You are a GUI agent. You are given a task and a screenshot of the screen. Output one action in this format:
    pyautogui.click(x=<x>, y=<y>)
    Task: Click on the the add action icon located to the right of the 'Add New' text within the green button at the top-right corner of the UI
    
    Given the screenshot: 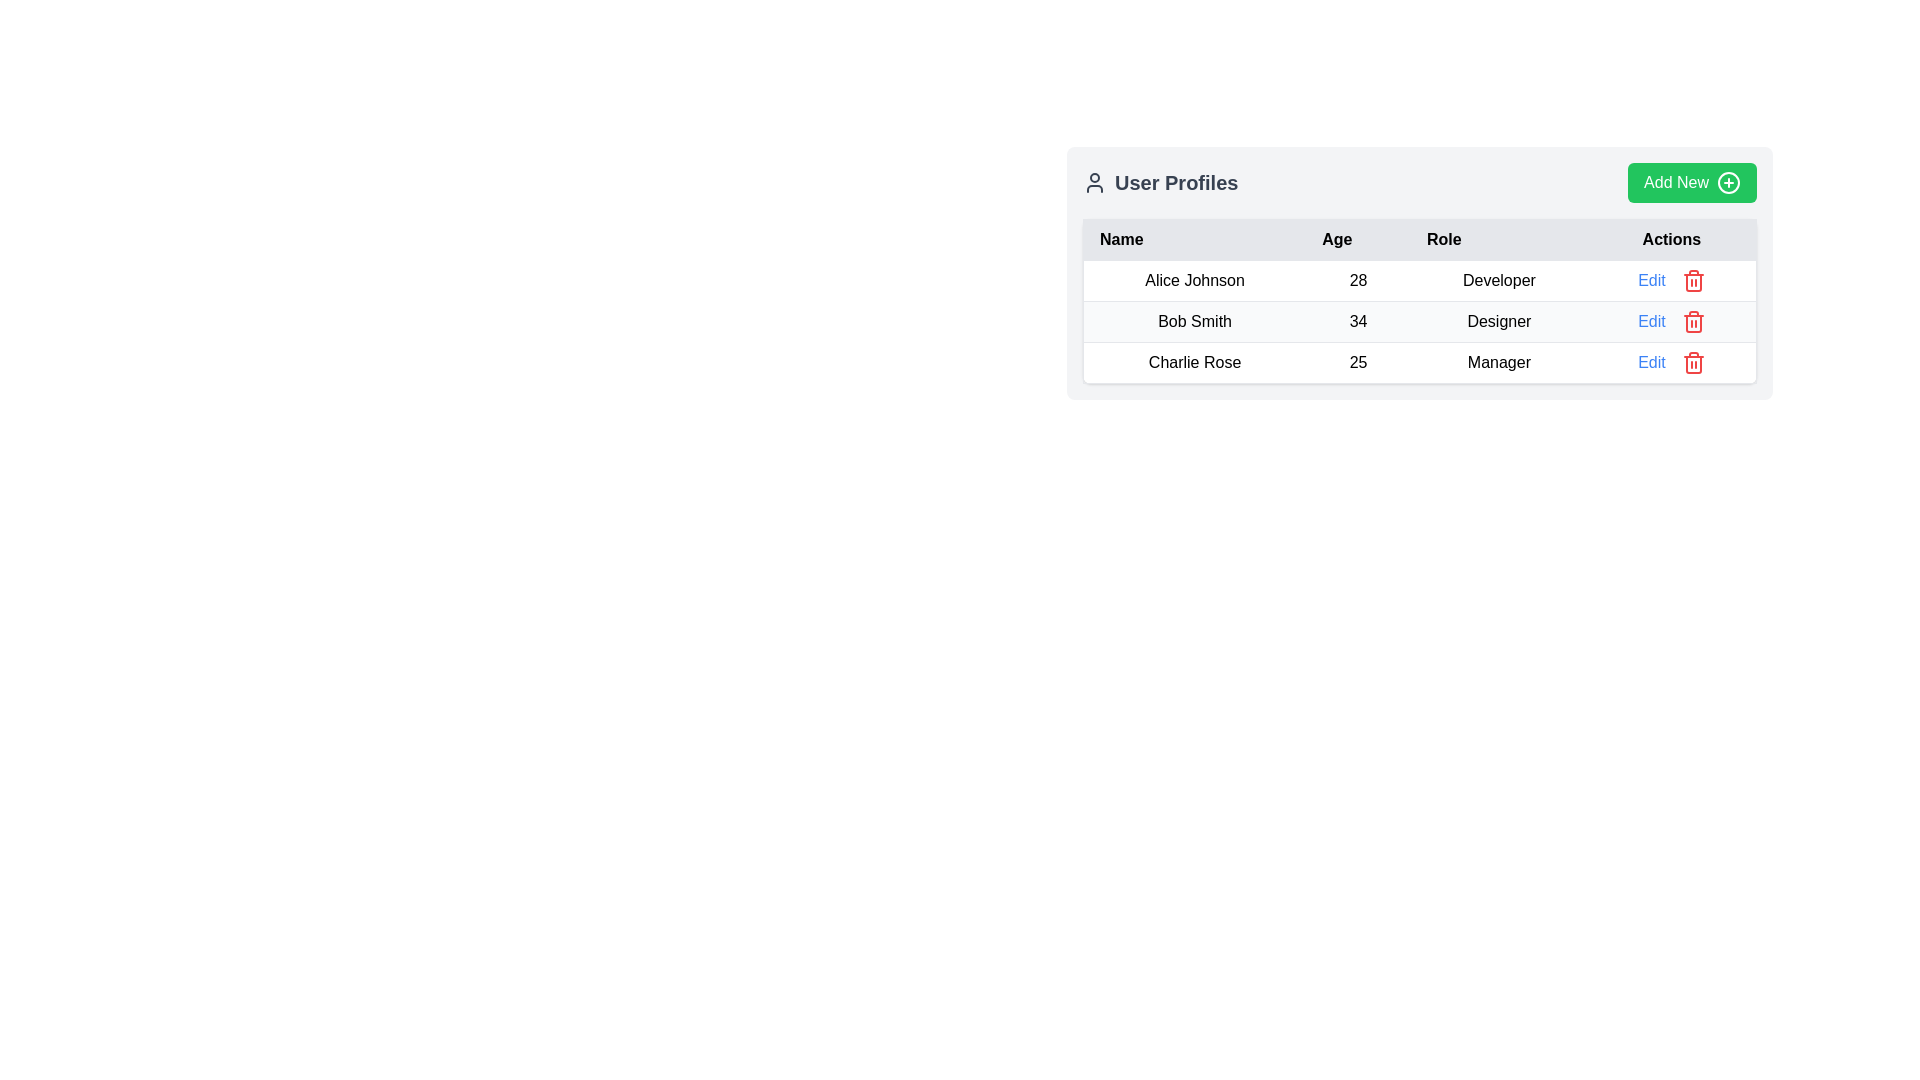 What is the action you would take?
    pyautogui.click(x=1727, y=182)
    